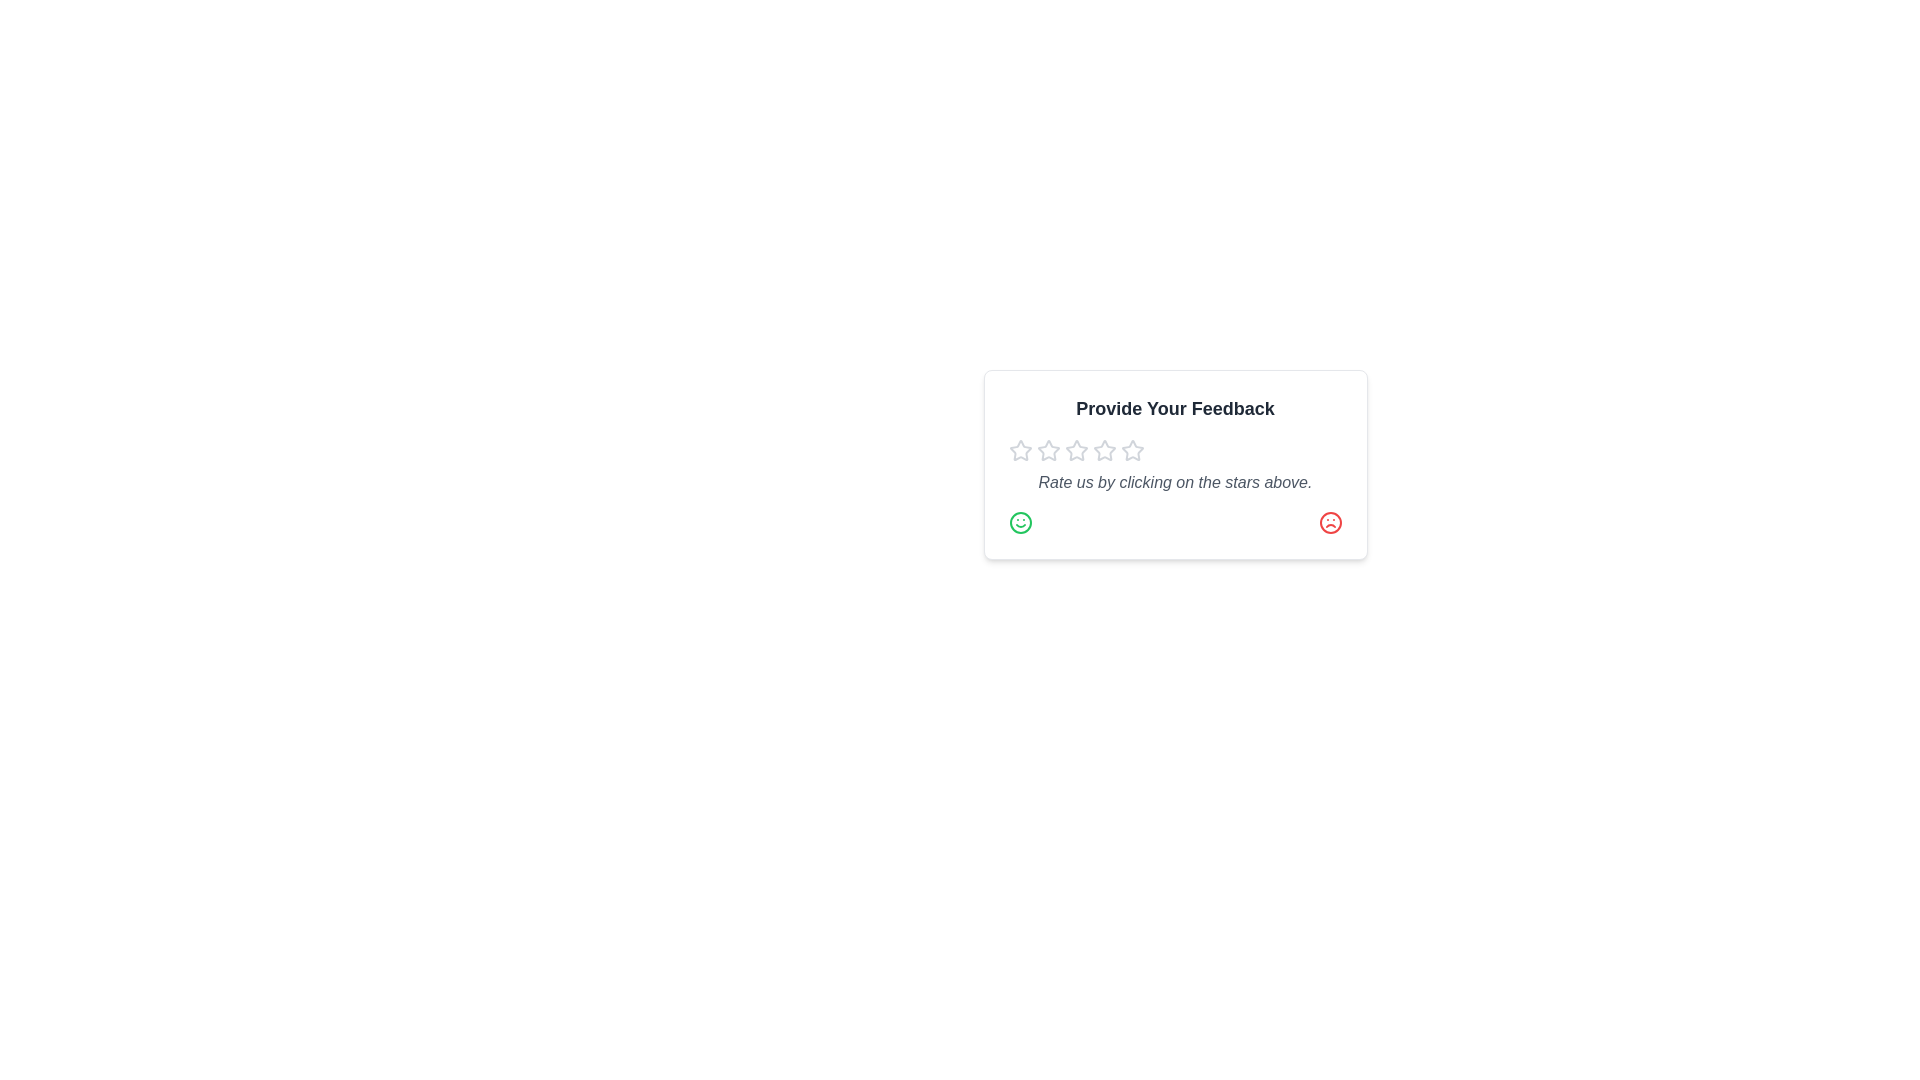 Image resolution: width=1920 pixels, height=1080 pixels. I want to click on the first star-shaped icon in the rating system, so click(1075, 450).